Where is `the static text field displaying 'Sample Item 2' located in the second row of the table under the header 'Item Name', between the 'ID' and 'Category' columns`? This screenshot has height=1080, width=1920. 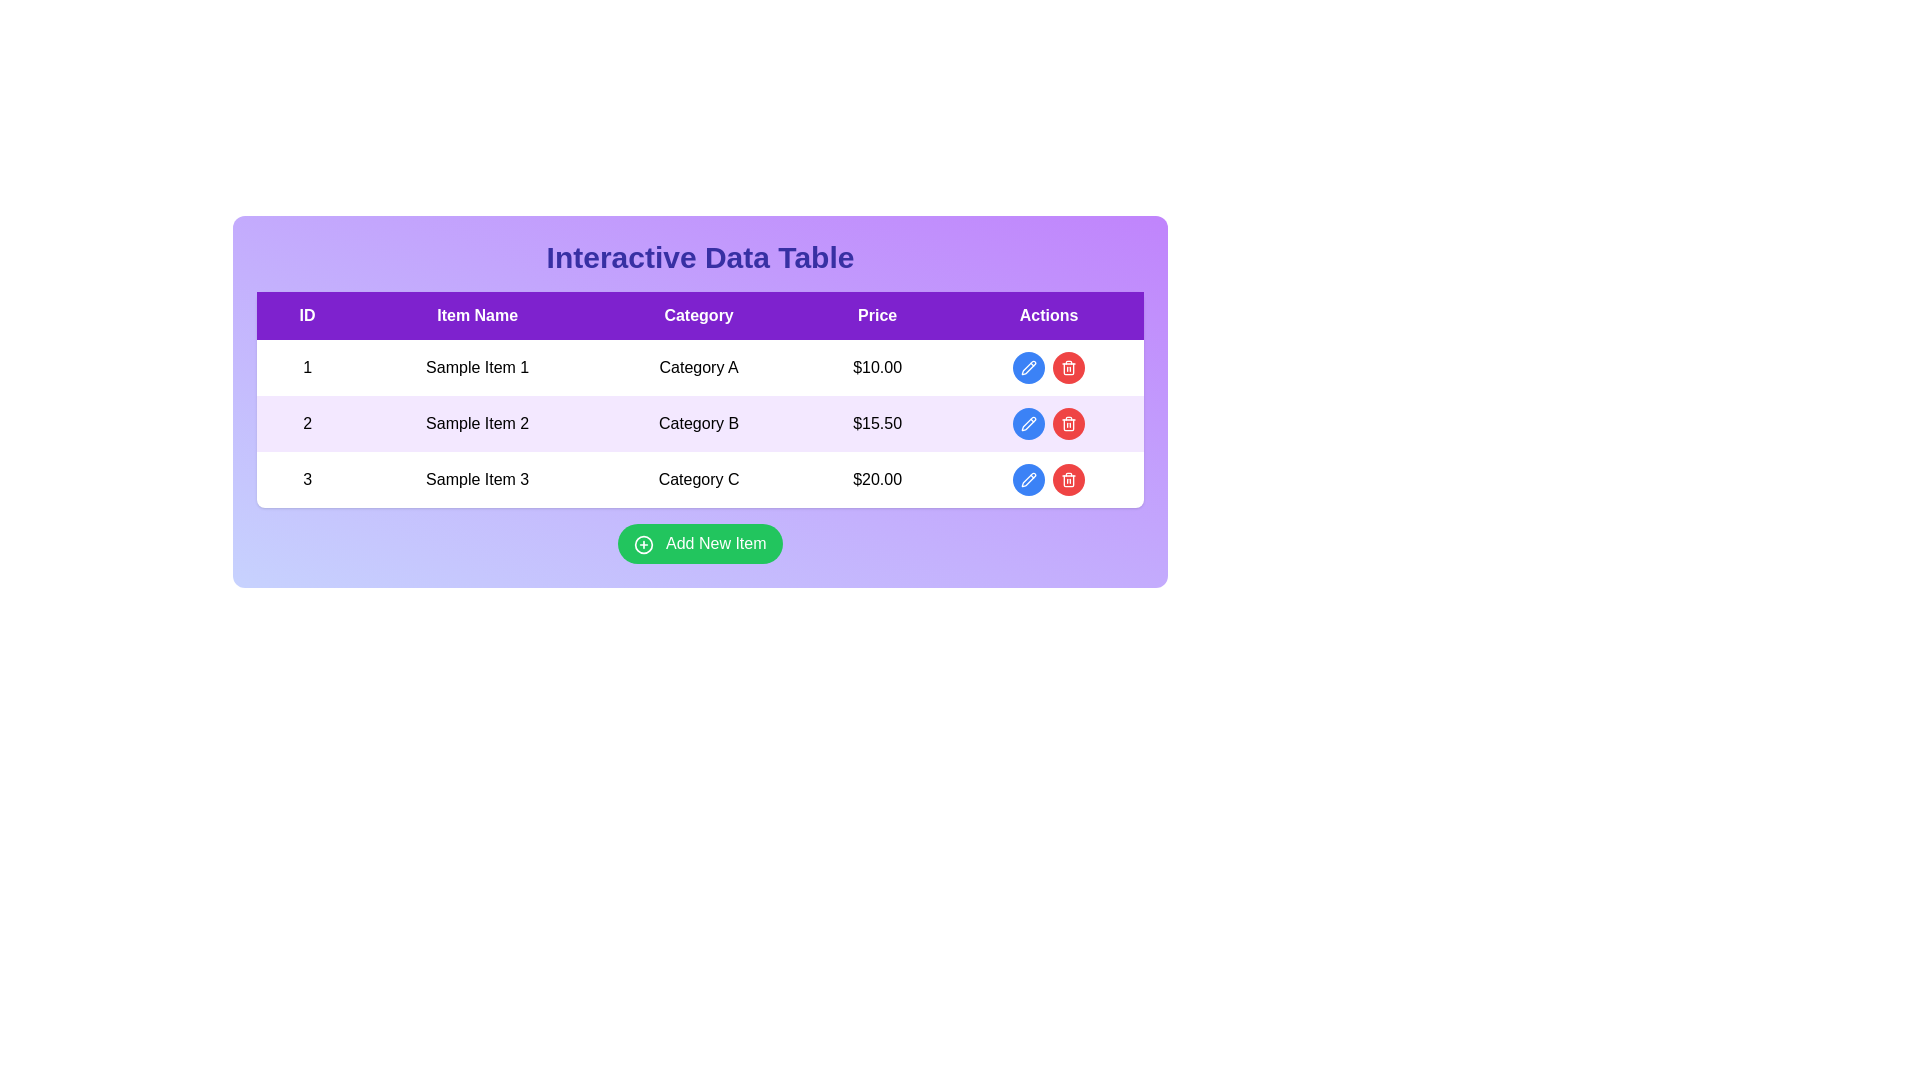 the static text field displaying 'Sample Item 2' located in the second row of the table under the header 'Item Name', between the 'ID' and 'Category' columns is located at coordinates (476, 423).